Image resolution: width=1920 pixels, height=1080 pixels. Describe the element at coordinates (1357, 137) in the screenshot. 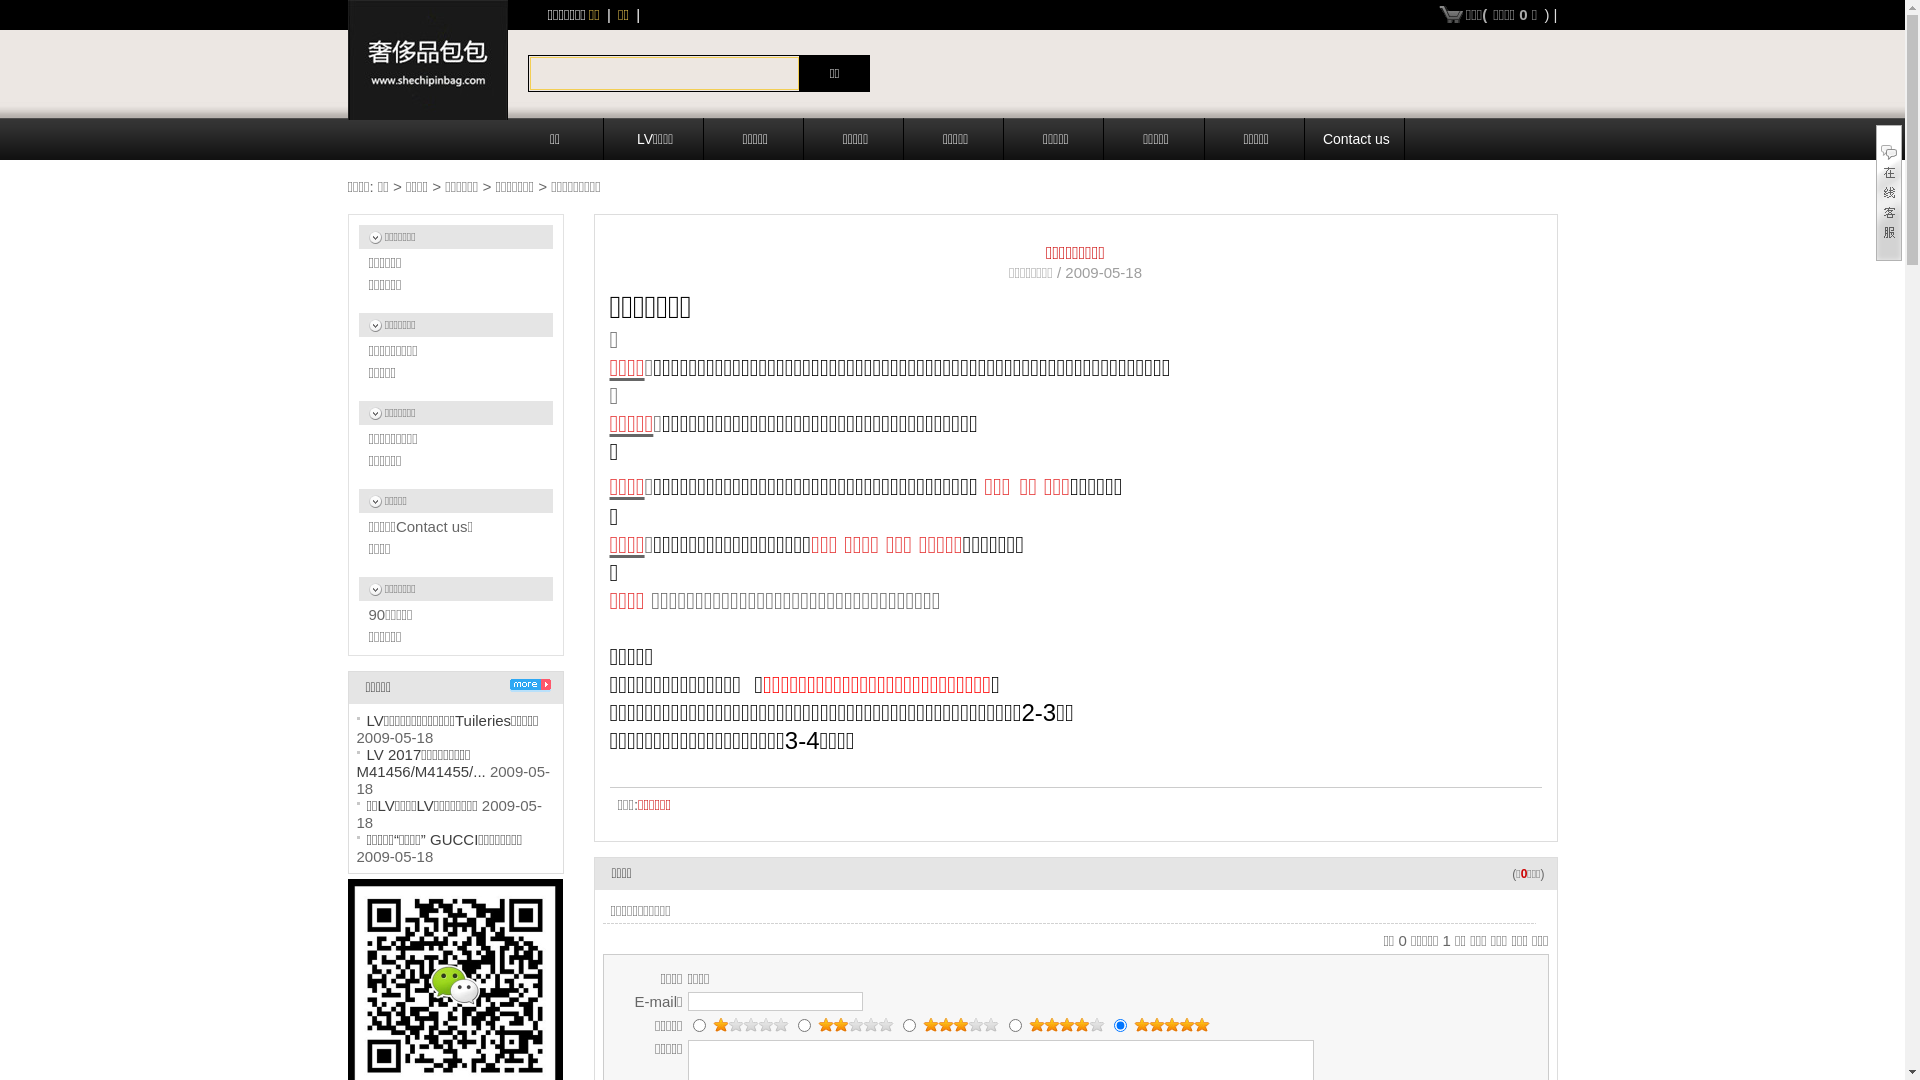

I see `'Contact us'` at that location.